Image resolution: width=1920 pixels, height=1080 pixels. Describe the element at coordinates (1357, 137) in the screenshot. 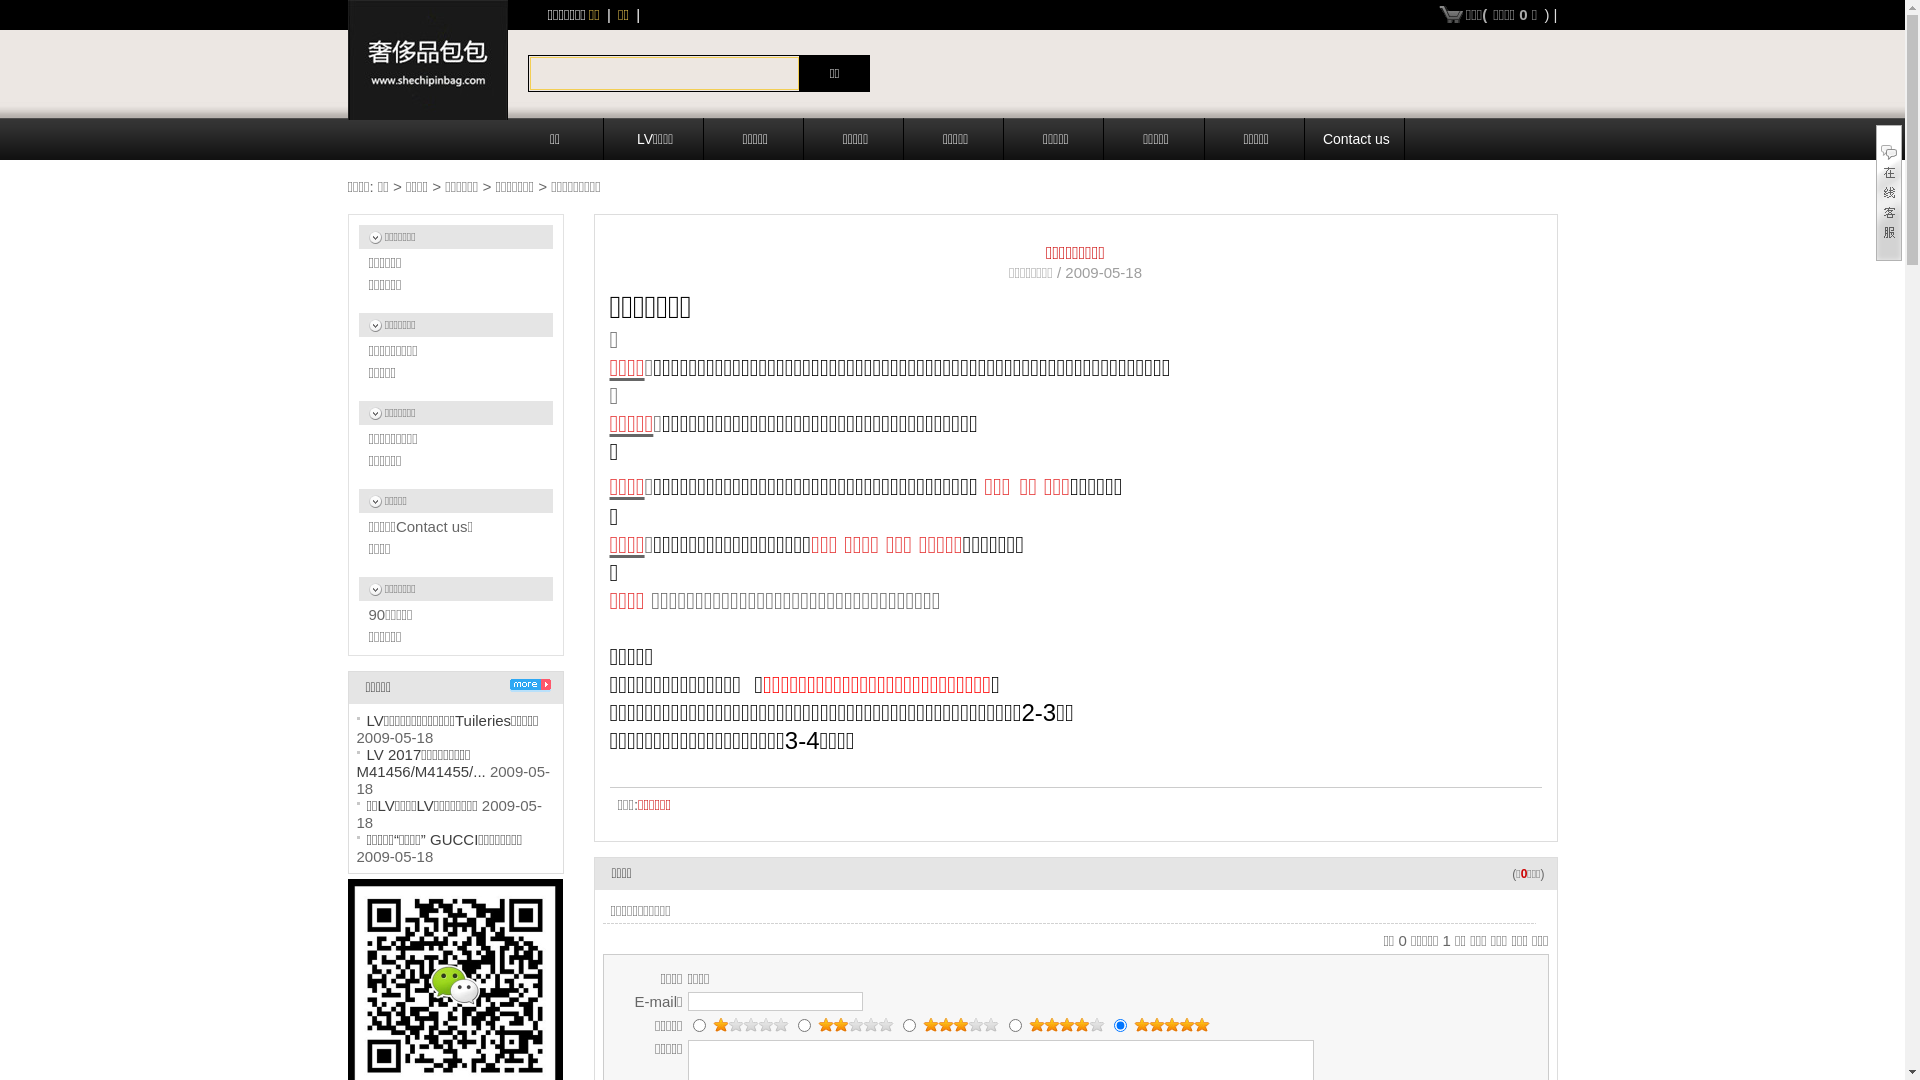

I see `'Contact us'` at that location.